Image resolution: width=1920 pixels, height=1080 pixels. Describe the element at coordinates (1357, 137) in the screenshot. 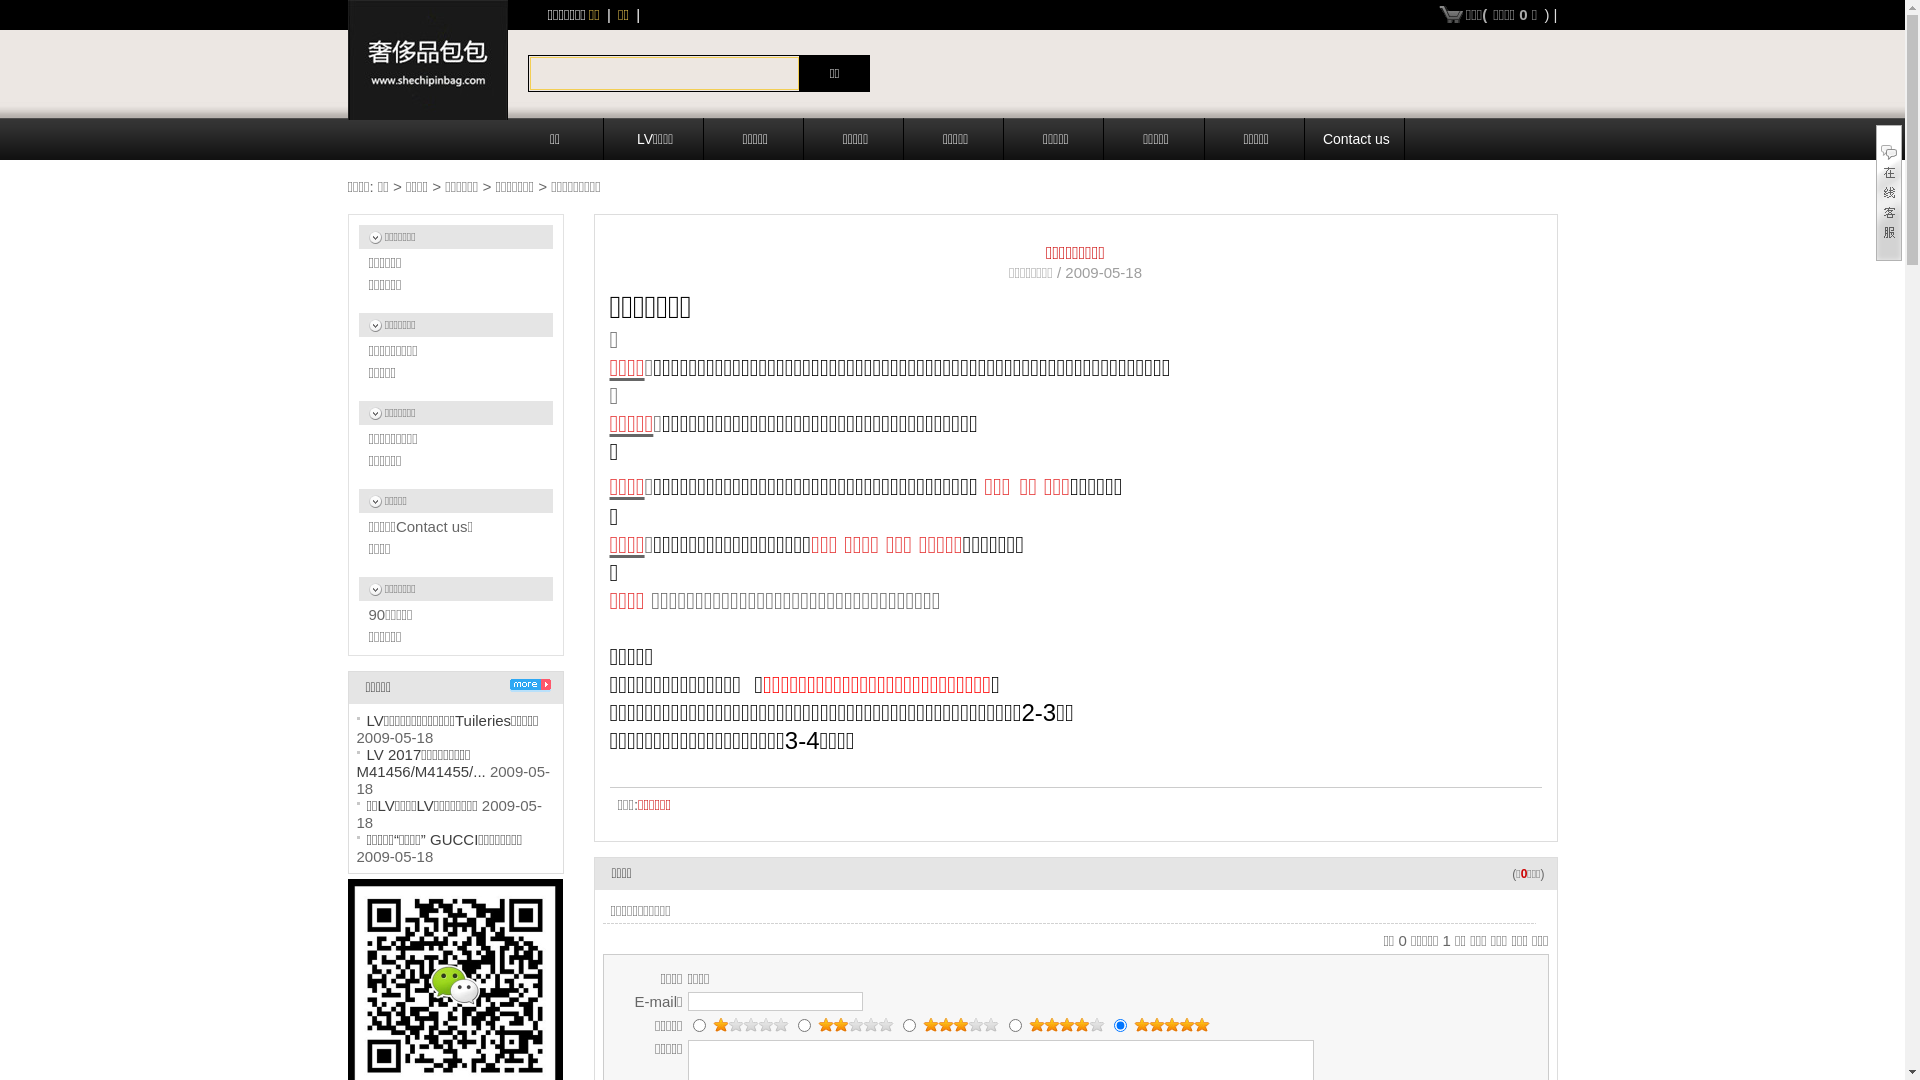

I see `'Contact us'` at that location.